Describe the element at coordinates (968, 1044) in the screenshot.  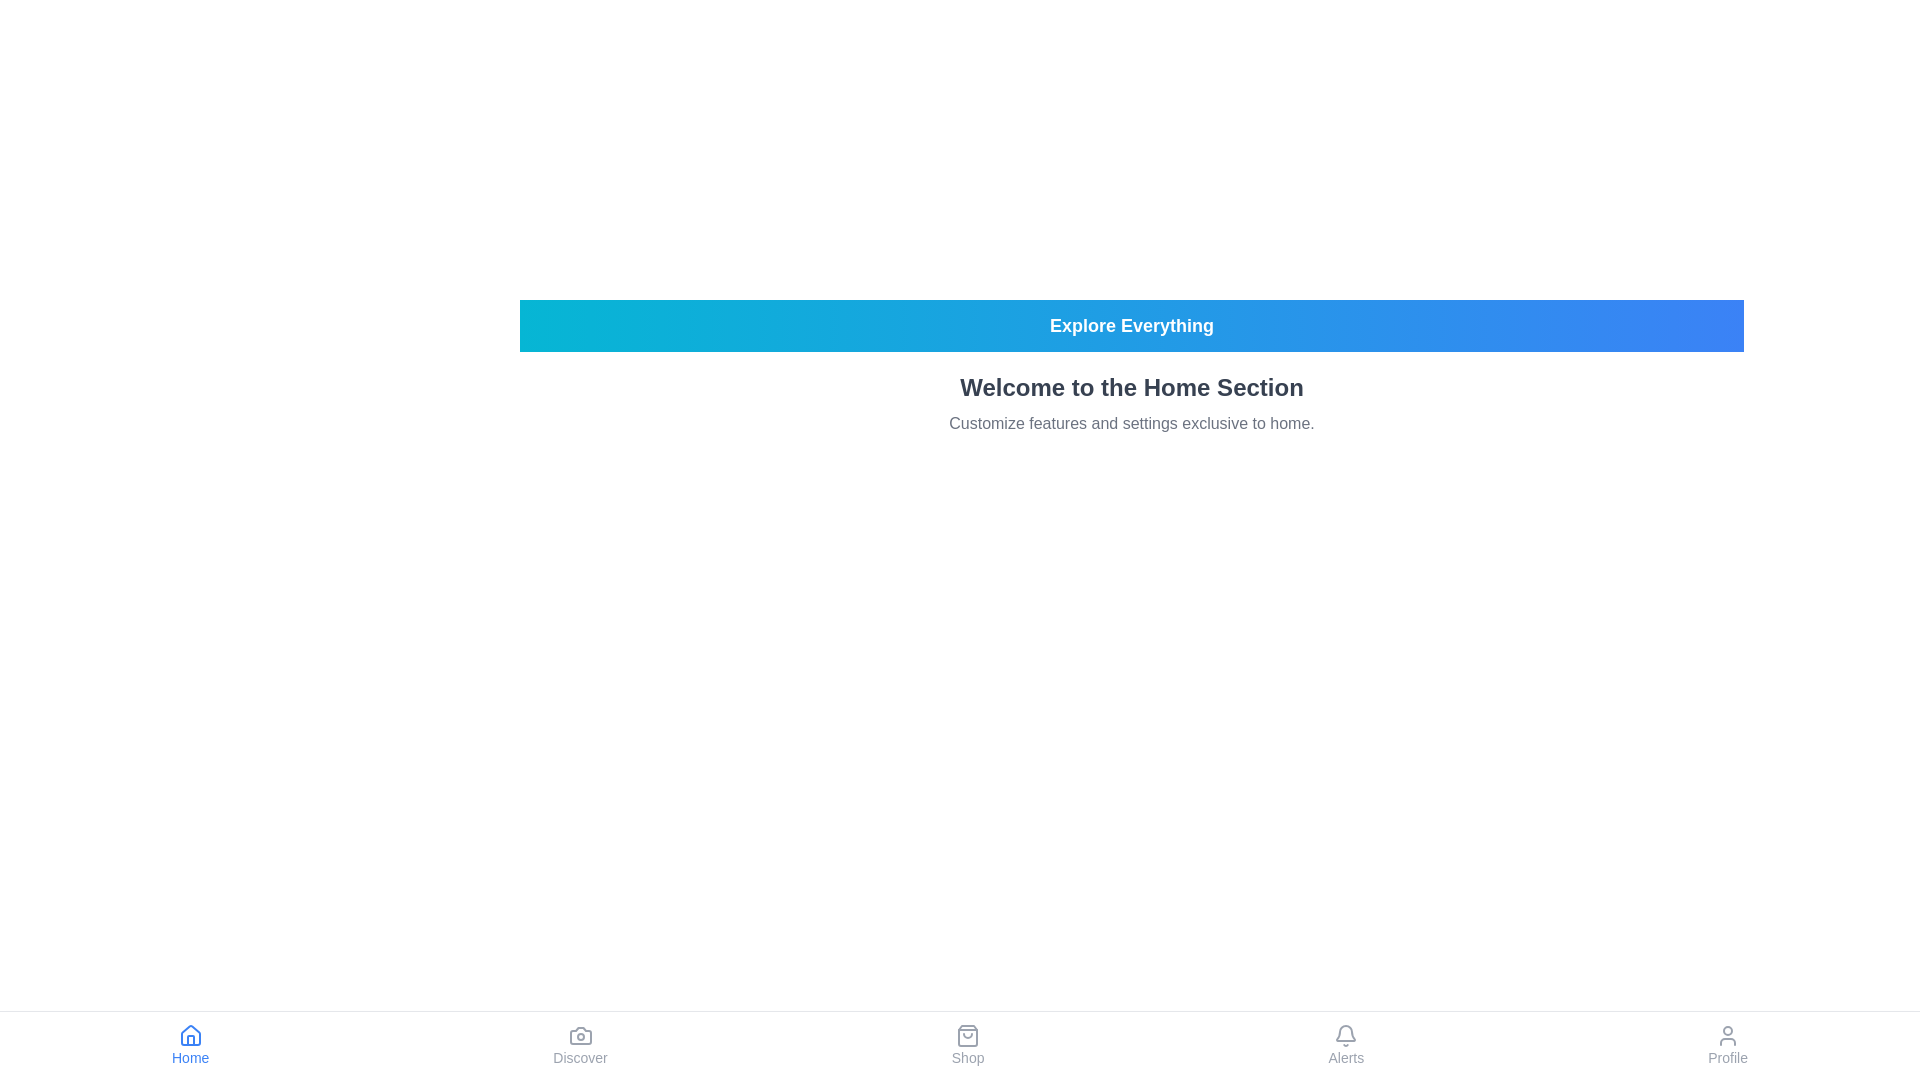
I see `the Shop tab in the bottom navigation bar` at that location.